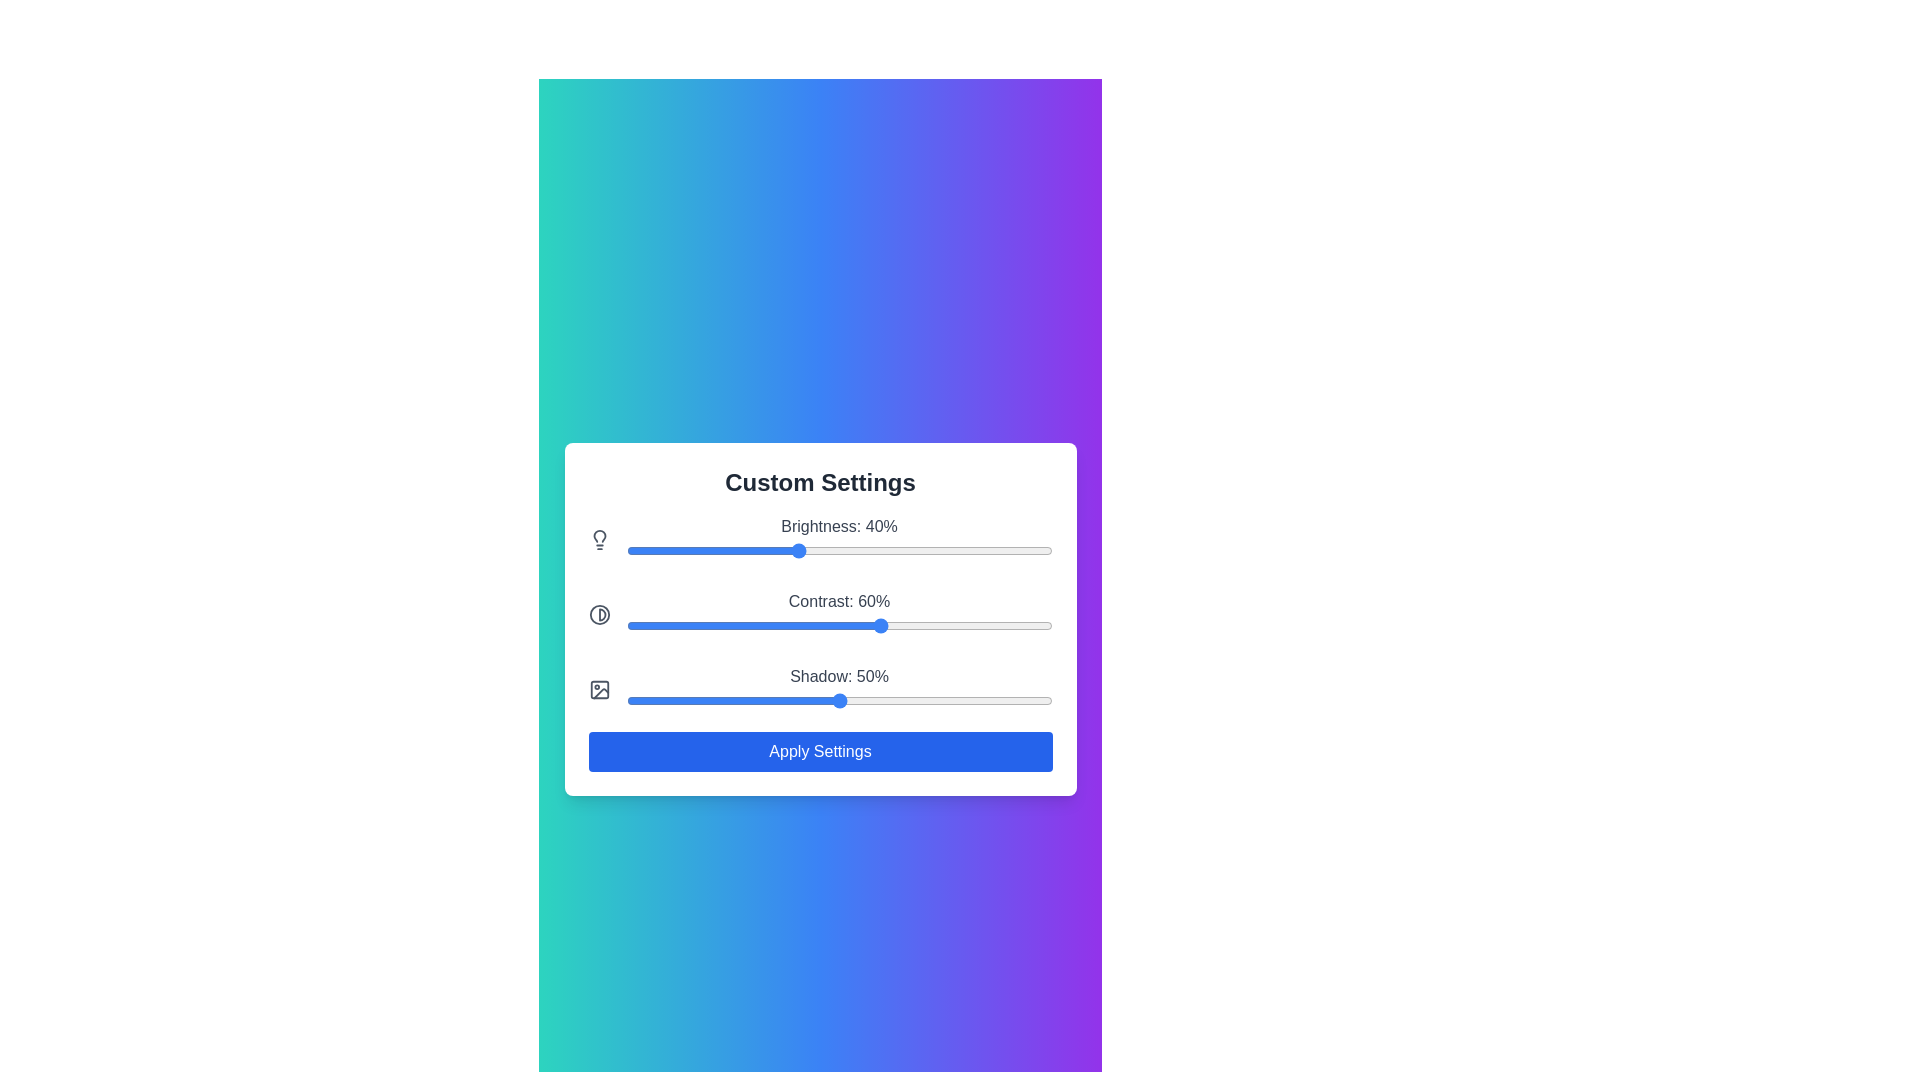  What do you see at coordinates (820, 751) in the screenshot?
I see `'Apply Settings' button to apply the current settings` at bounding box center [820, 751].